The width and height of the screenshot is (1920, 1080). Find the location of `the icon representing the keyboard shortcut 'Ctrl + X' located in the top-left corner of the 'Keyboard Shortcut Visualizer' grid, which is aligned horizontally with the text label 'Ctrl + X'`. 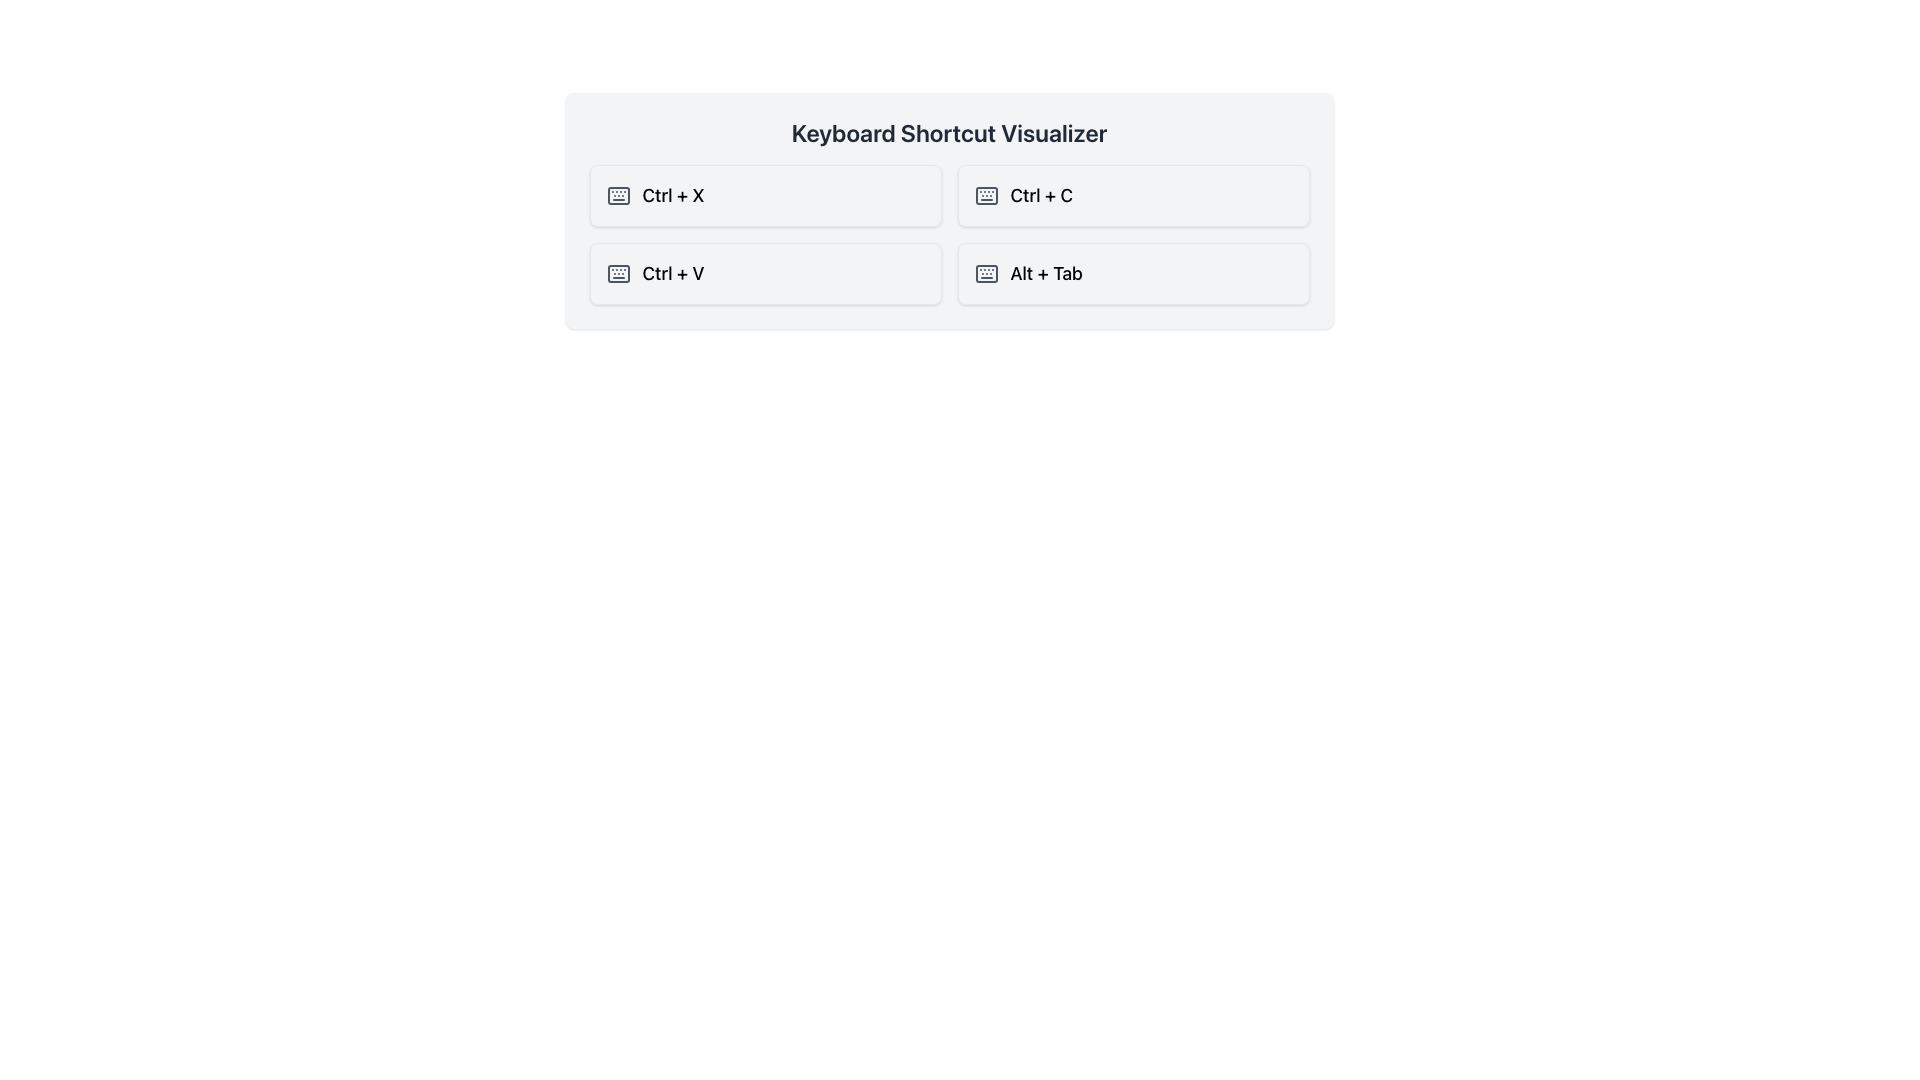

the icon representing the keyboard shortcut 'Ctrl + X' located in the top-left corner of the 'Keyboard Shortcut Visualizer' grid, which is aligned horizontally with the text label 'Ctrl + X' is located at coordinates (617, 196).